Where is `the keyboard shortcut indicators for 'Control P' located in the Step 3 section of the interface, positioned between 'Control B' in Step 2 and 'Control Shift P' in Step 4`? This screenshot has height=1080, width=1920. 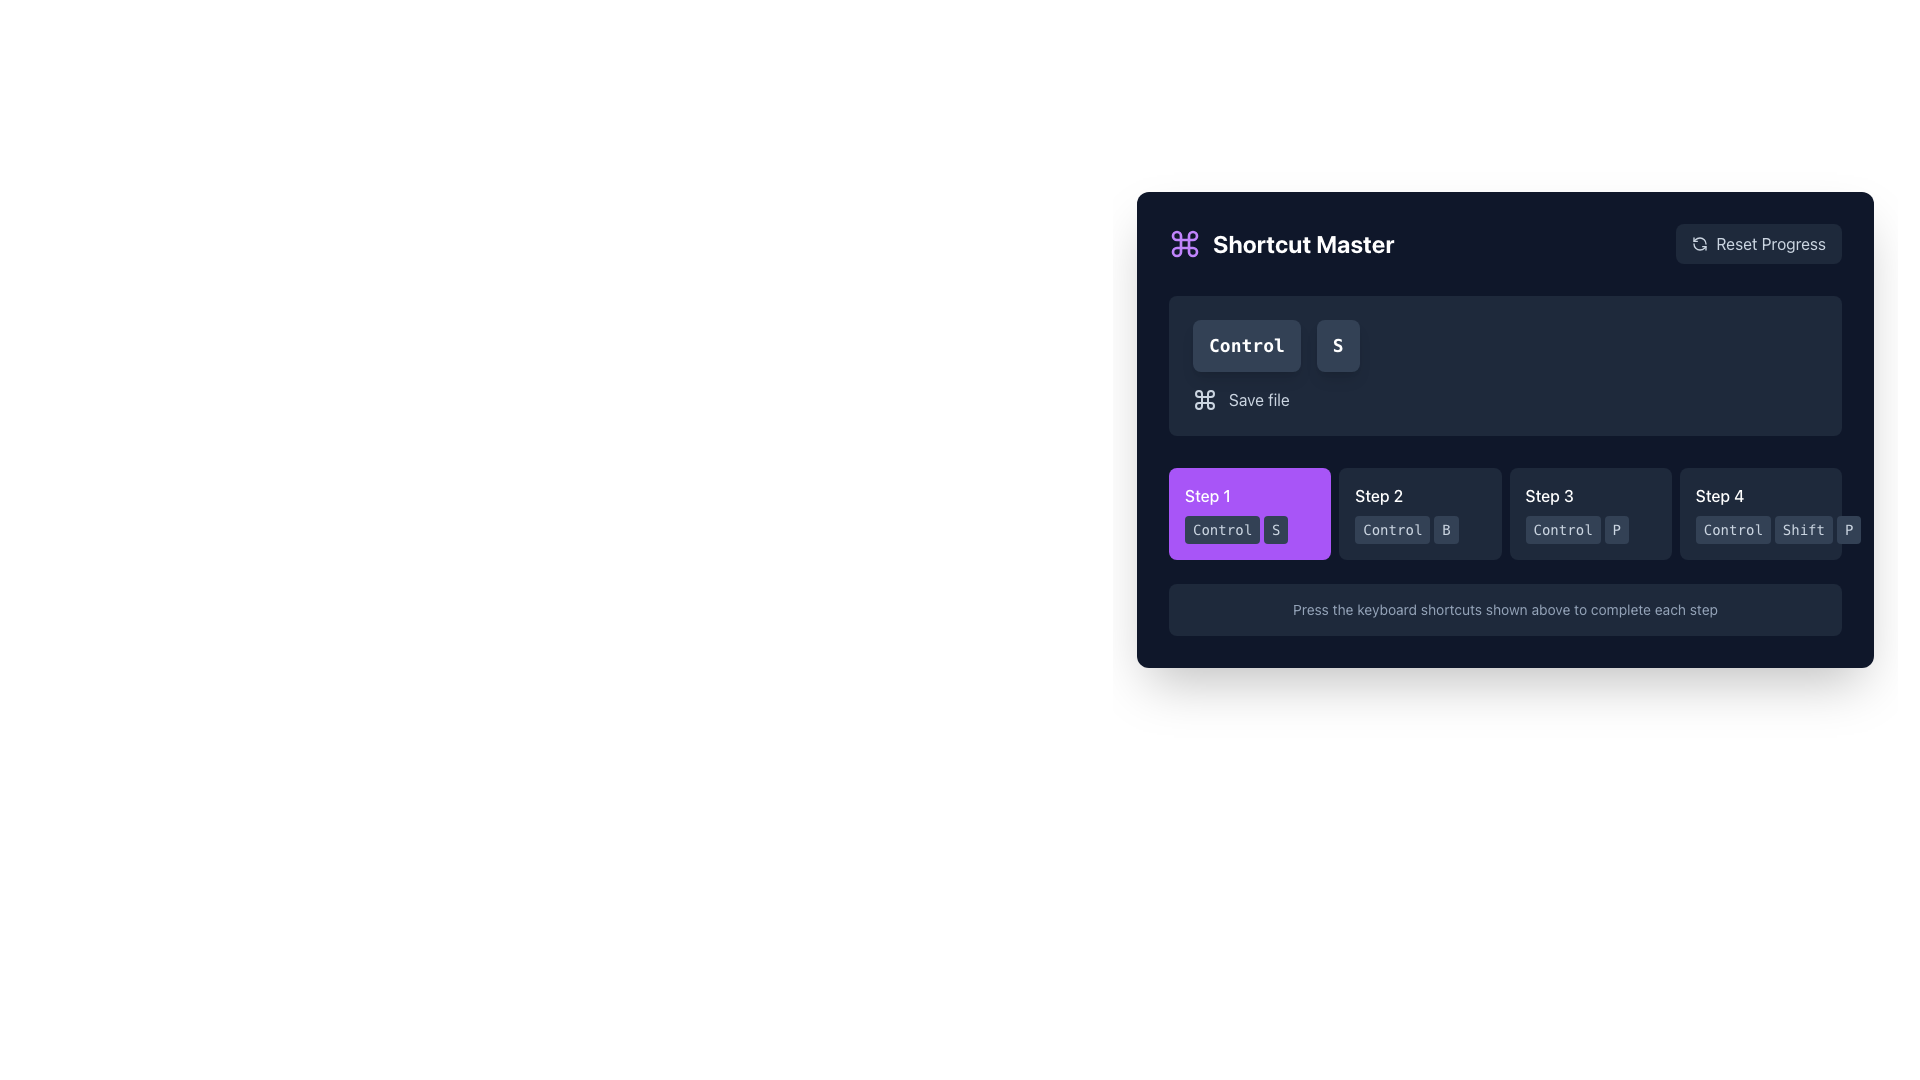 the keyboard shortcut indicators for 'Control P' located in the Step 3 section of the interface, positioned between 'Control B' in Step 2 and 'Control Shift P' in Step 4 is located at coordinates (1589, 528).